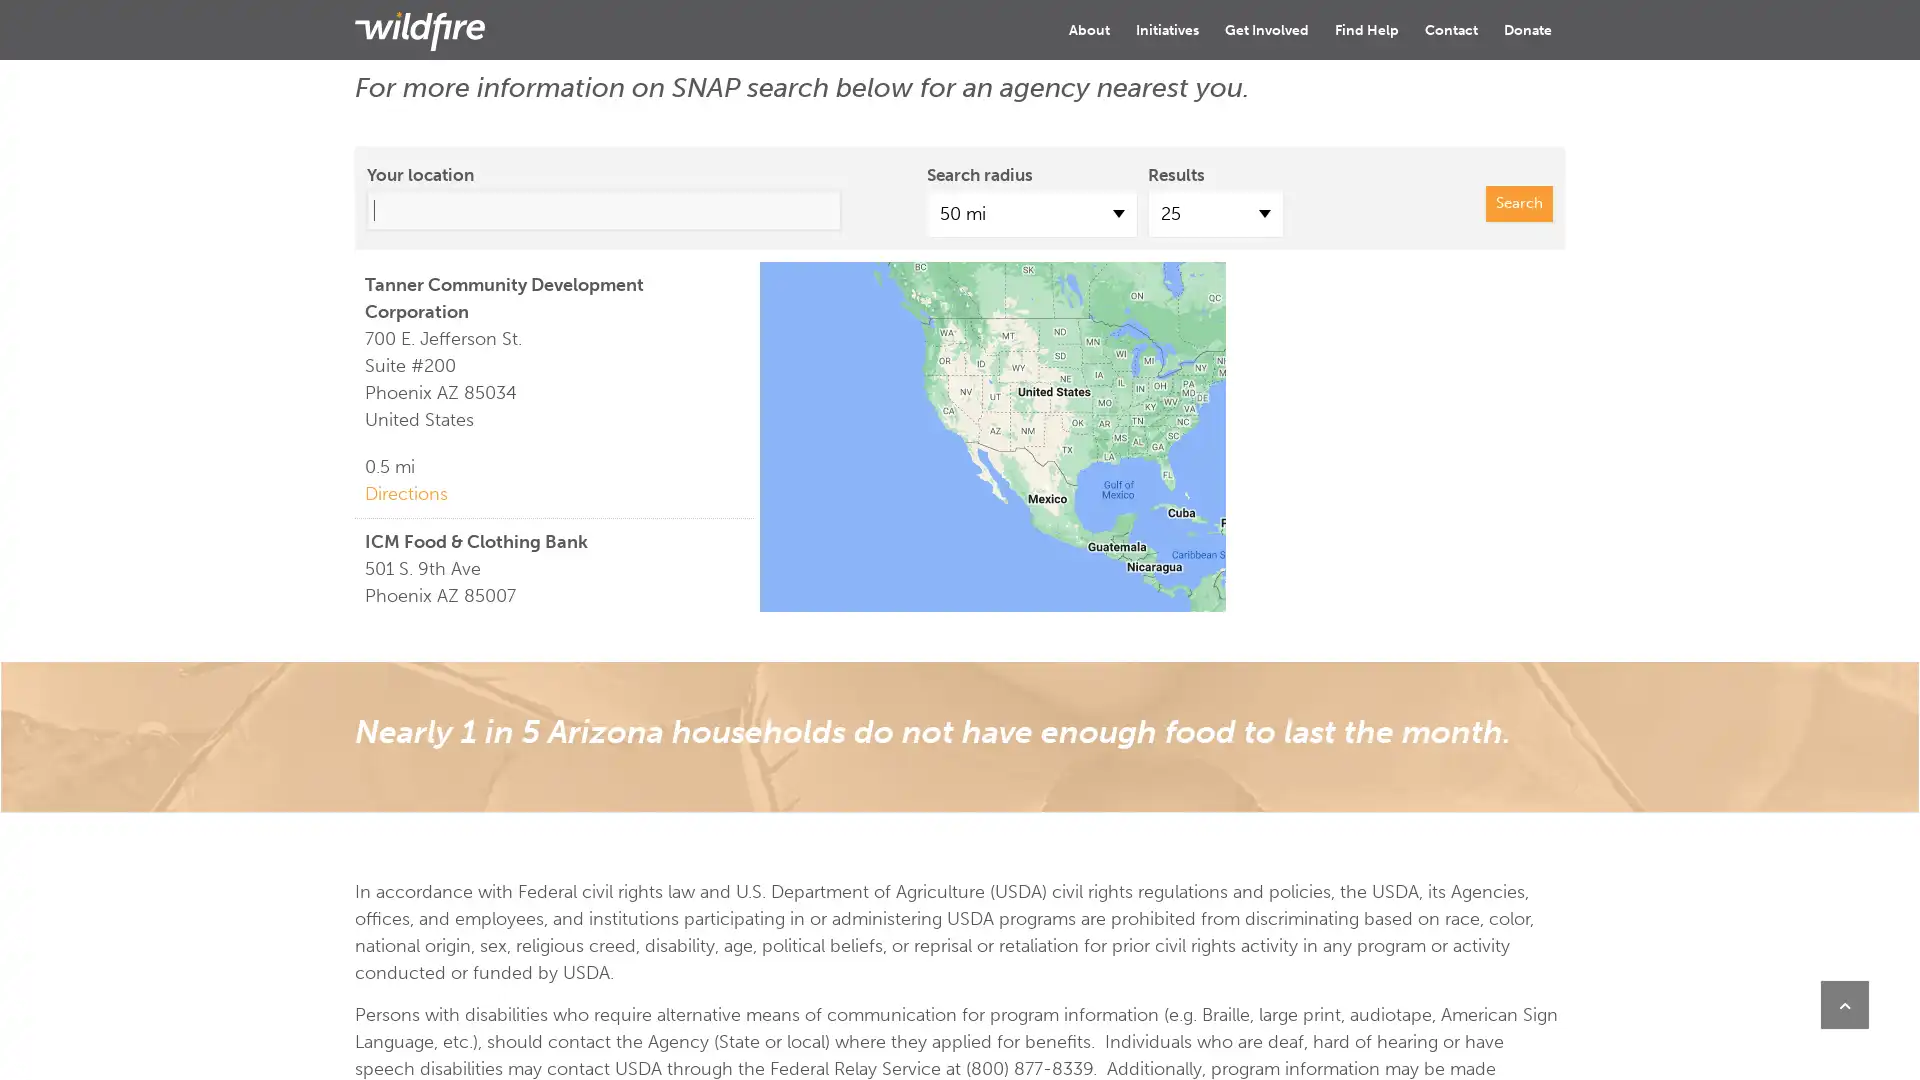  I want to click on Father Matters  Vivre, so click(1124, 372).